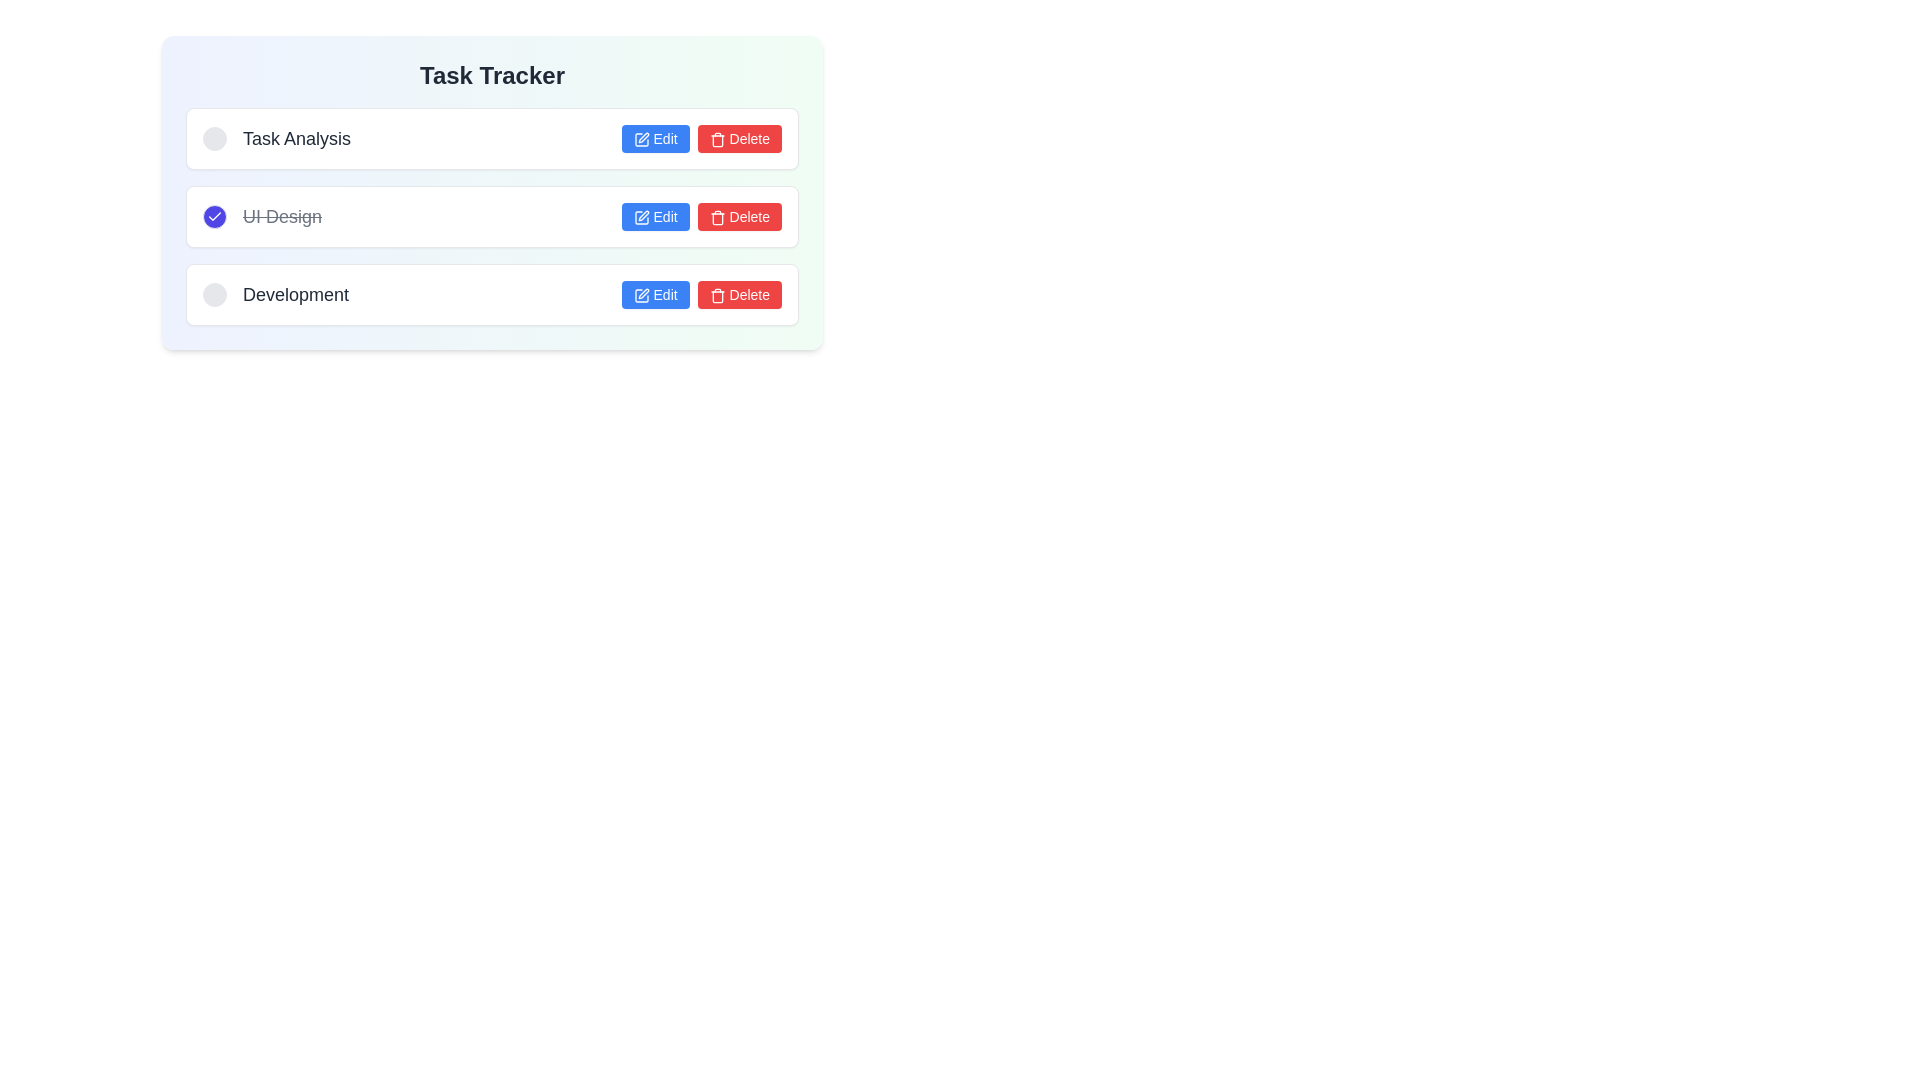 This screenshot has width=1920, height=1080. What do you see at coordinates (701, 216) in the screenshot?
I see `the button group containing the edit and delete buttons for the task 'UI Design' located in the second row of the task list in the 'Task Tracker' interface, focusing on each button using keyboard navigation` at bounding box center [701, 216].